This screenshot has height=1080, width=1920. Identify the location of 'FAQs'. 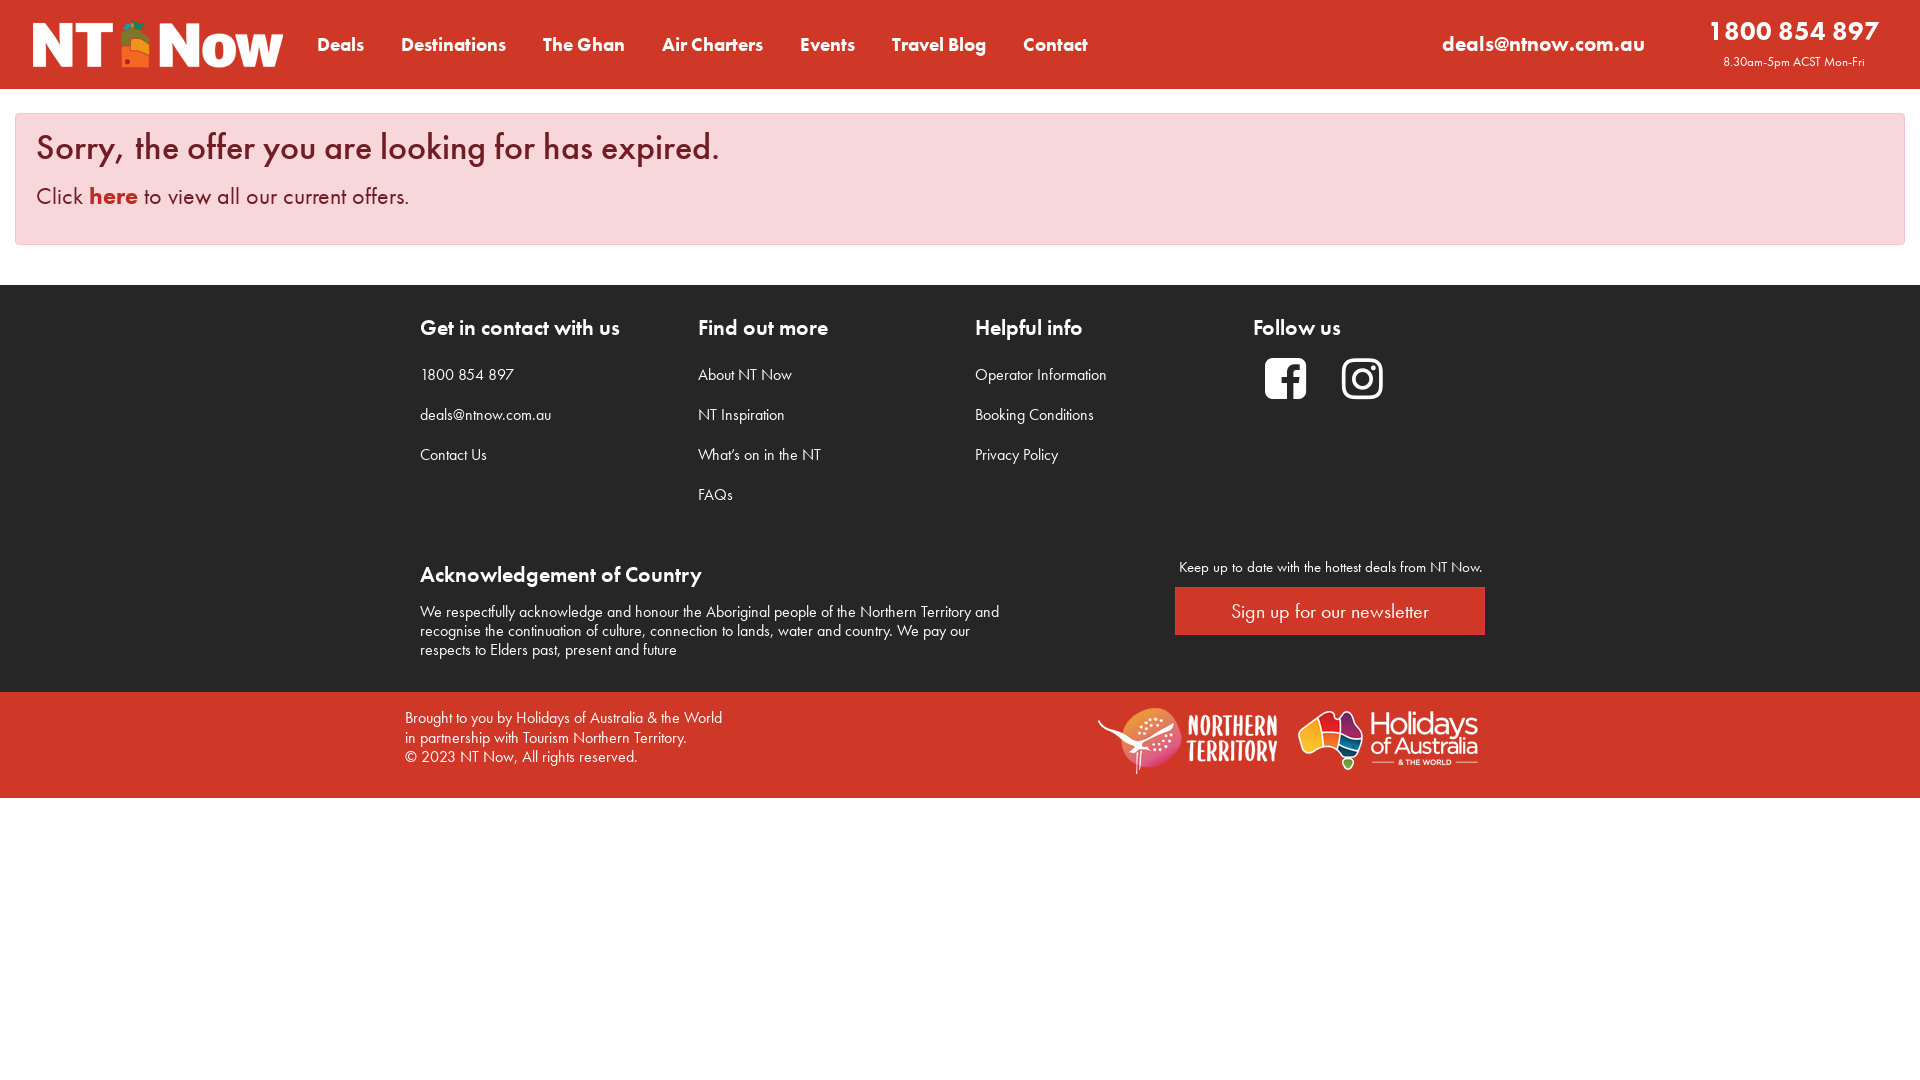
(715, 494).